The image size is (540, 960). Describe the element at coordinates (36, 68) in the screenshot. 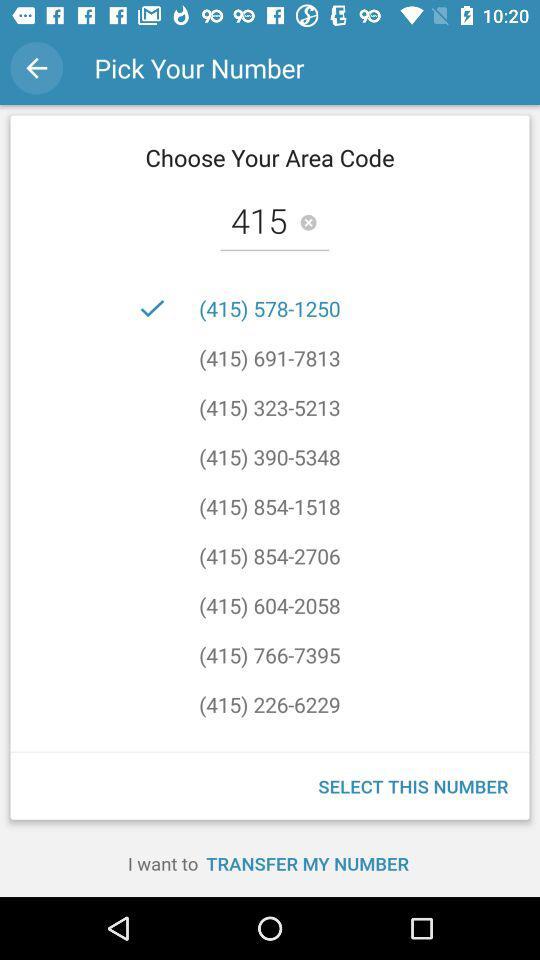

I see `icon above choose your area icon` at that location.